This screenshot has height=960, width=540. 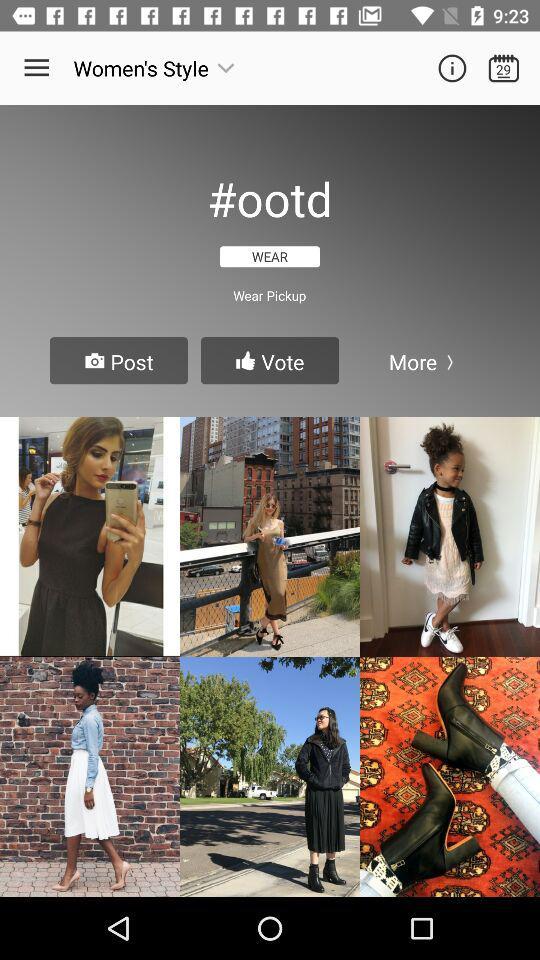 What do you see at coordinates (36, 68) in the screenshot?
I see `item next to women's style item` at bounding box center [36, 68].